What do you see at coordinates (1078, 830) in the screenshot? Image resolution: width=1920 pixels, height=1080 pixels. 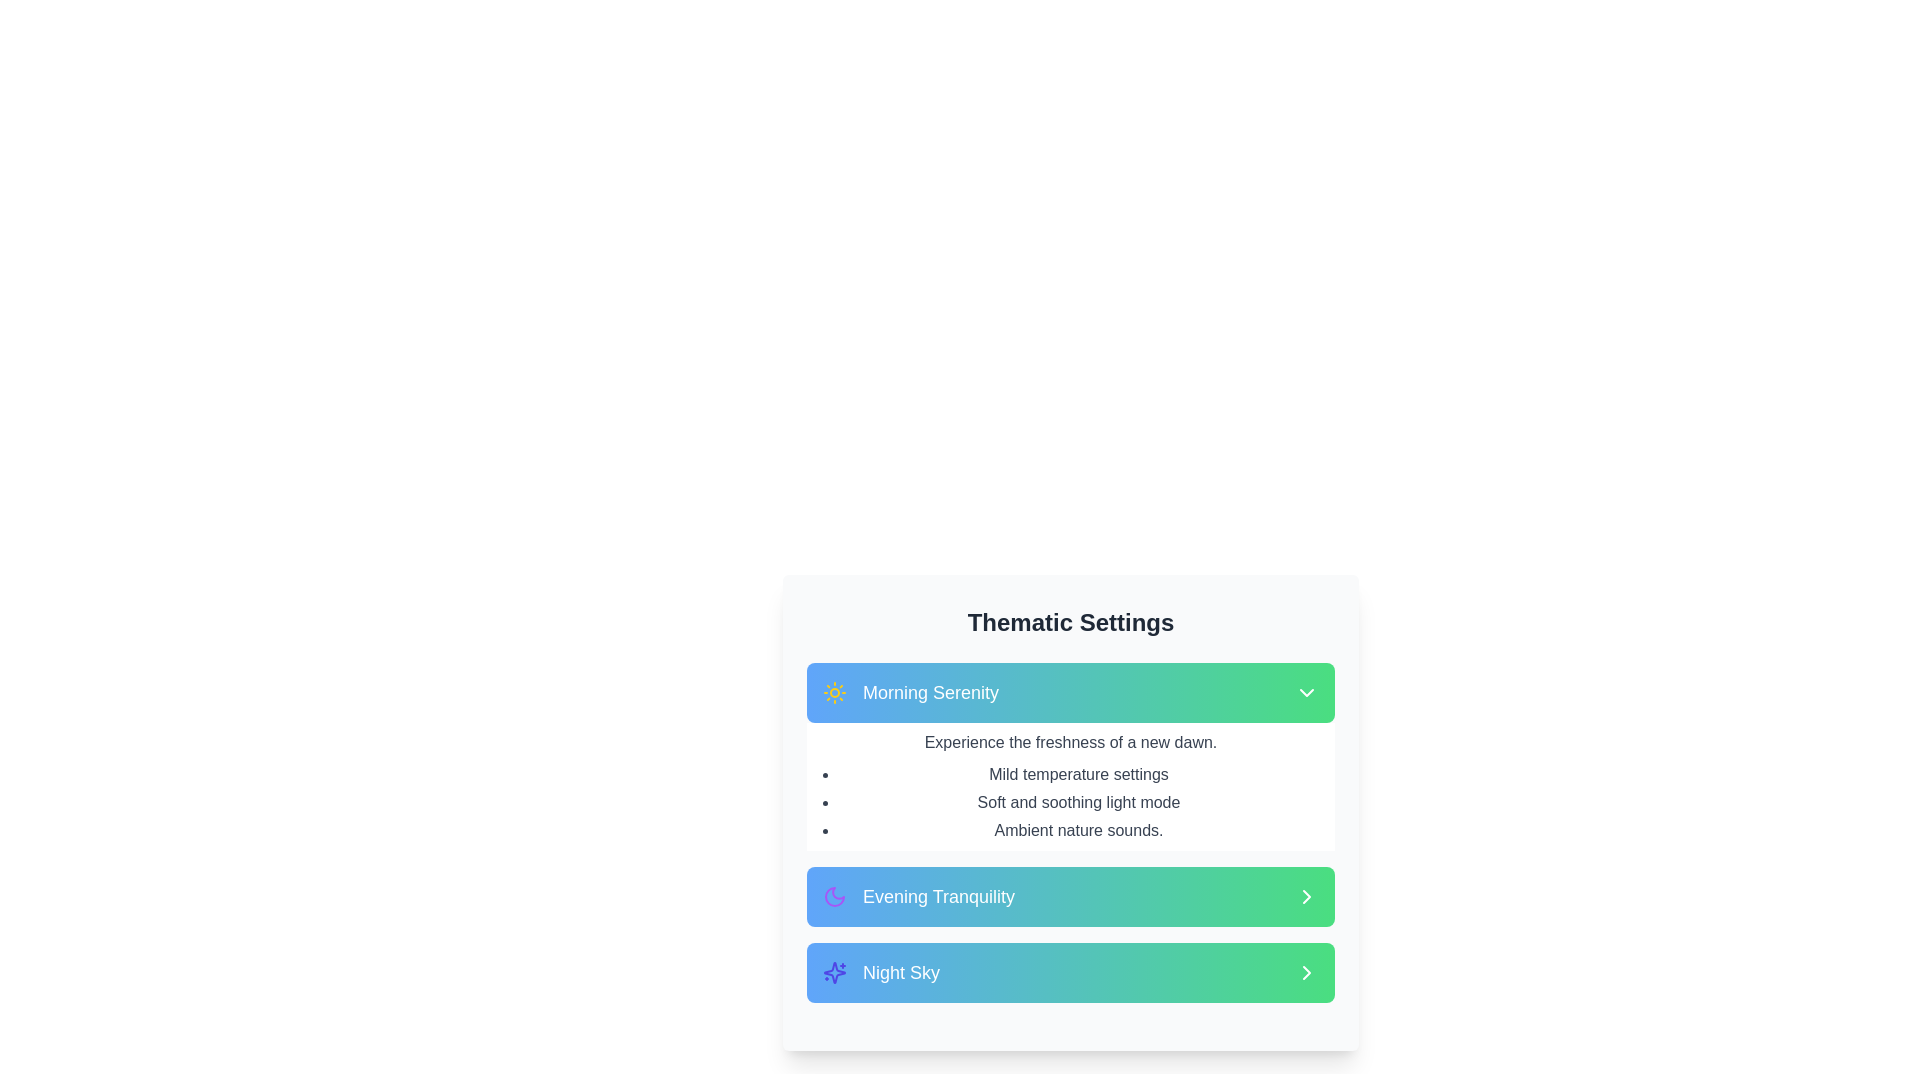 I see `the text item reading 'Ambient nature sounds.' which is the third item in a bulleted list under 'Morning Serenity.'` at bounding box center [1078, 830].